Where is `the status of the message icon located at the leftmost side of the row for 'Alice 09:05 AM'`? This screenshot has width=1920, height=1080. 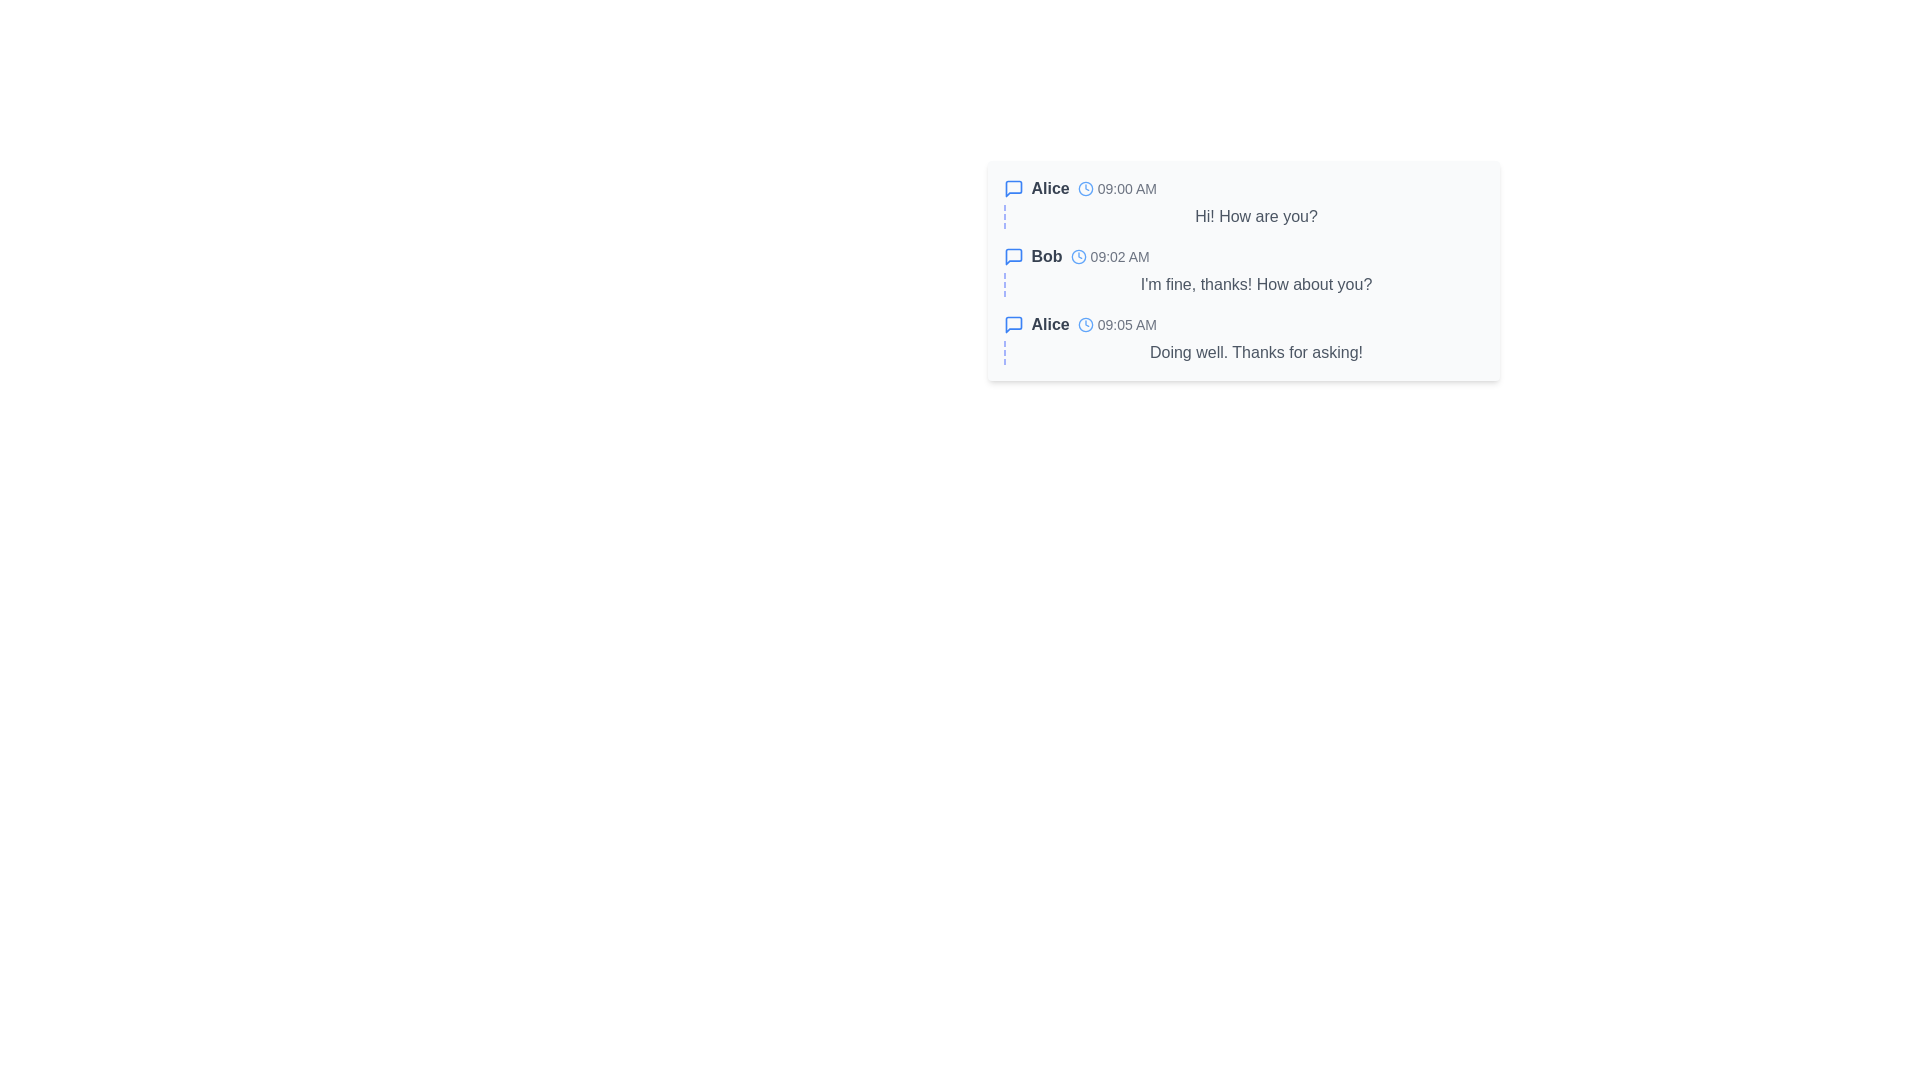
the status of the message icon located at the leftmost side of the row for 'Alice 09:05 AM' is located at coordinates (1013, 323).